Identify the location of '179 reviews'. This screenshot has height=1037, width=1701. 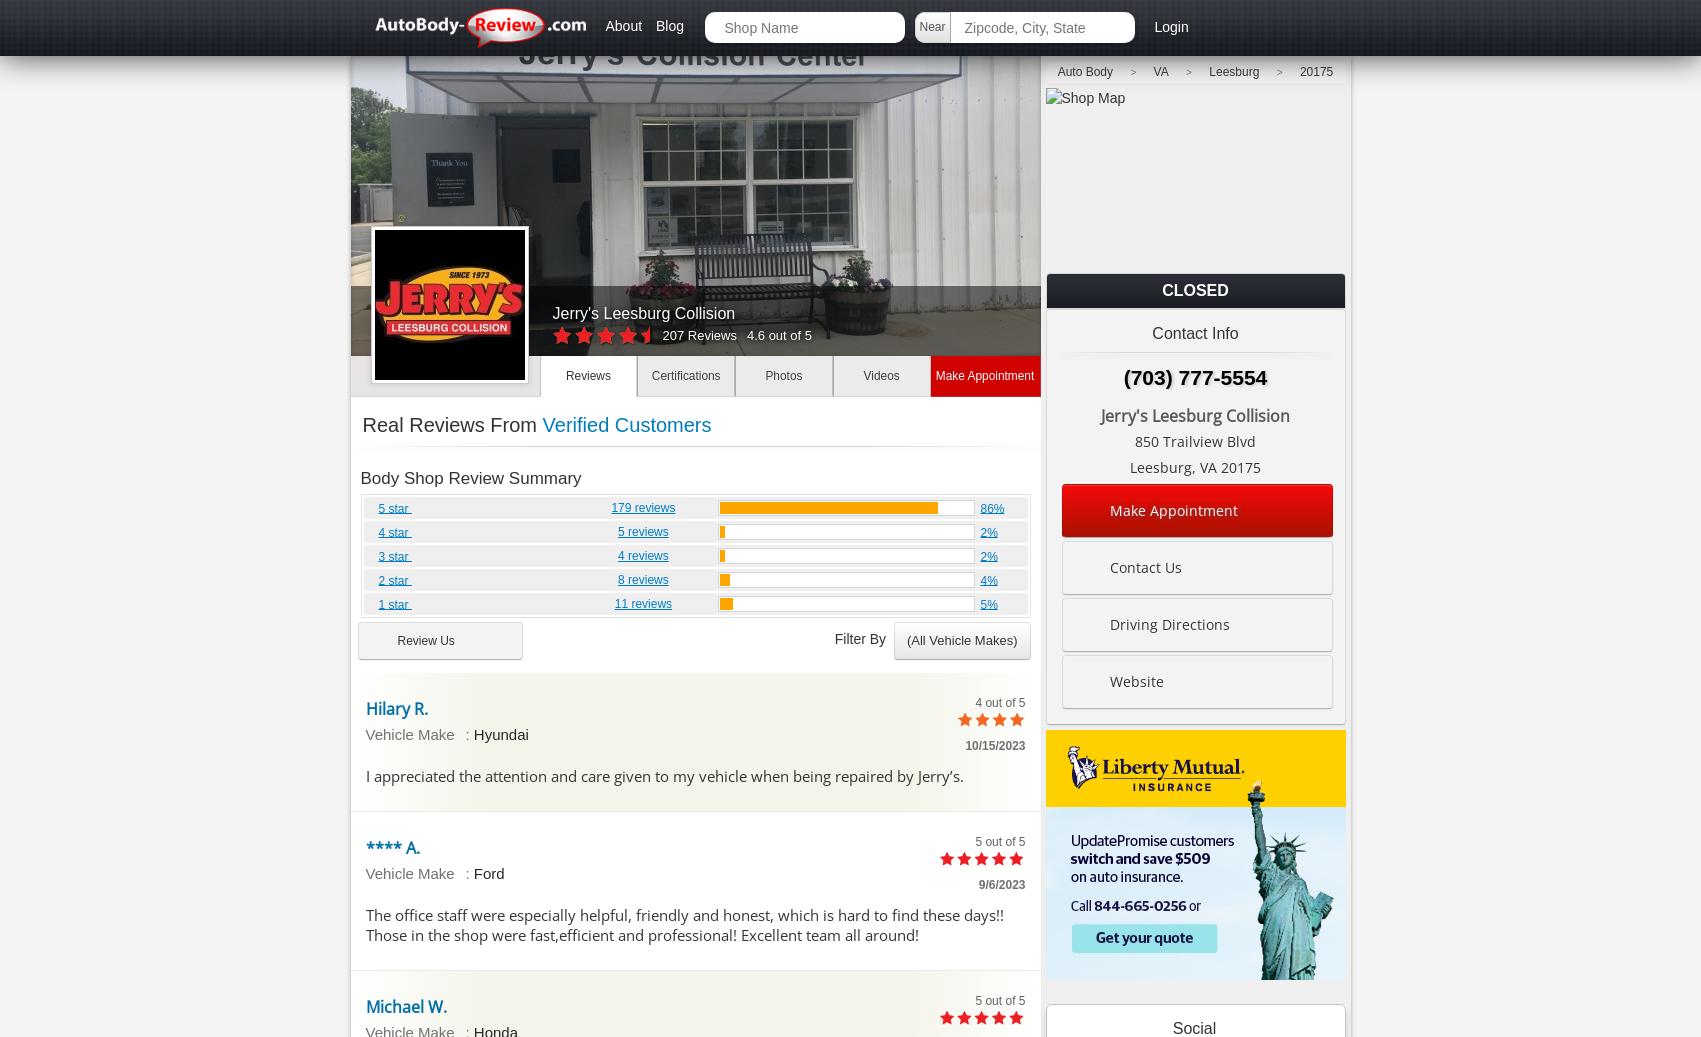
(641, 507).